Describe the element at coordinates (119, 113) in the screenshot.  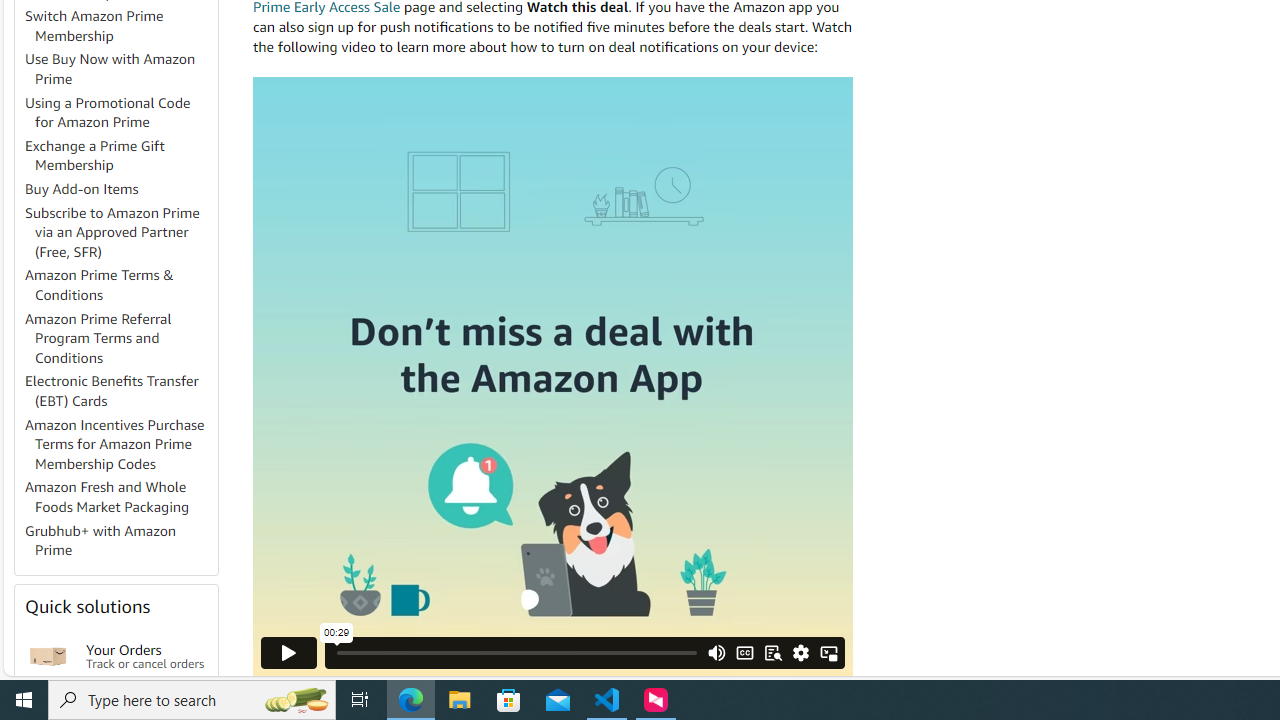
I see `'Using a Promotional Code for Amazon Prime'` at that location.